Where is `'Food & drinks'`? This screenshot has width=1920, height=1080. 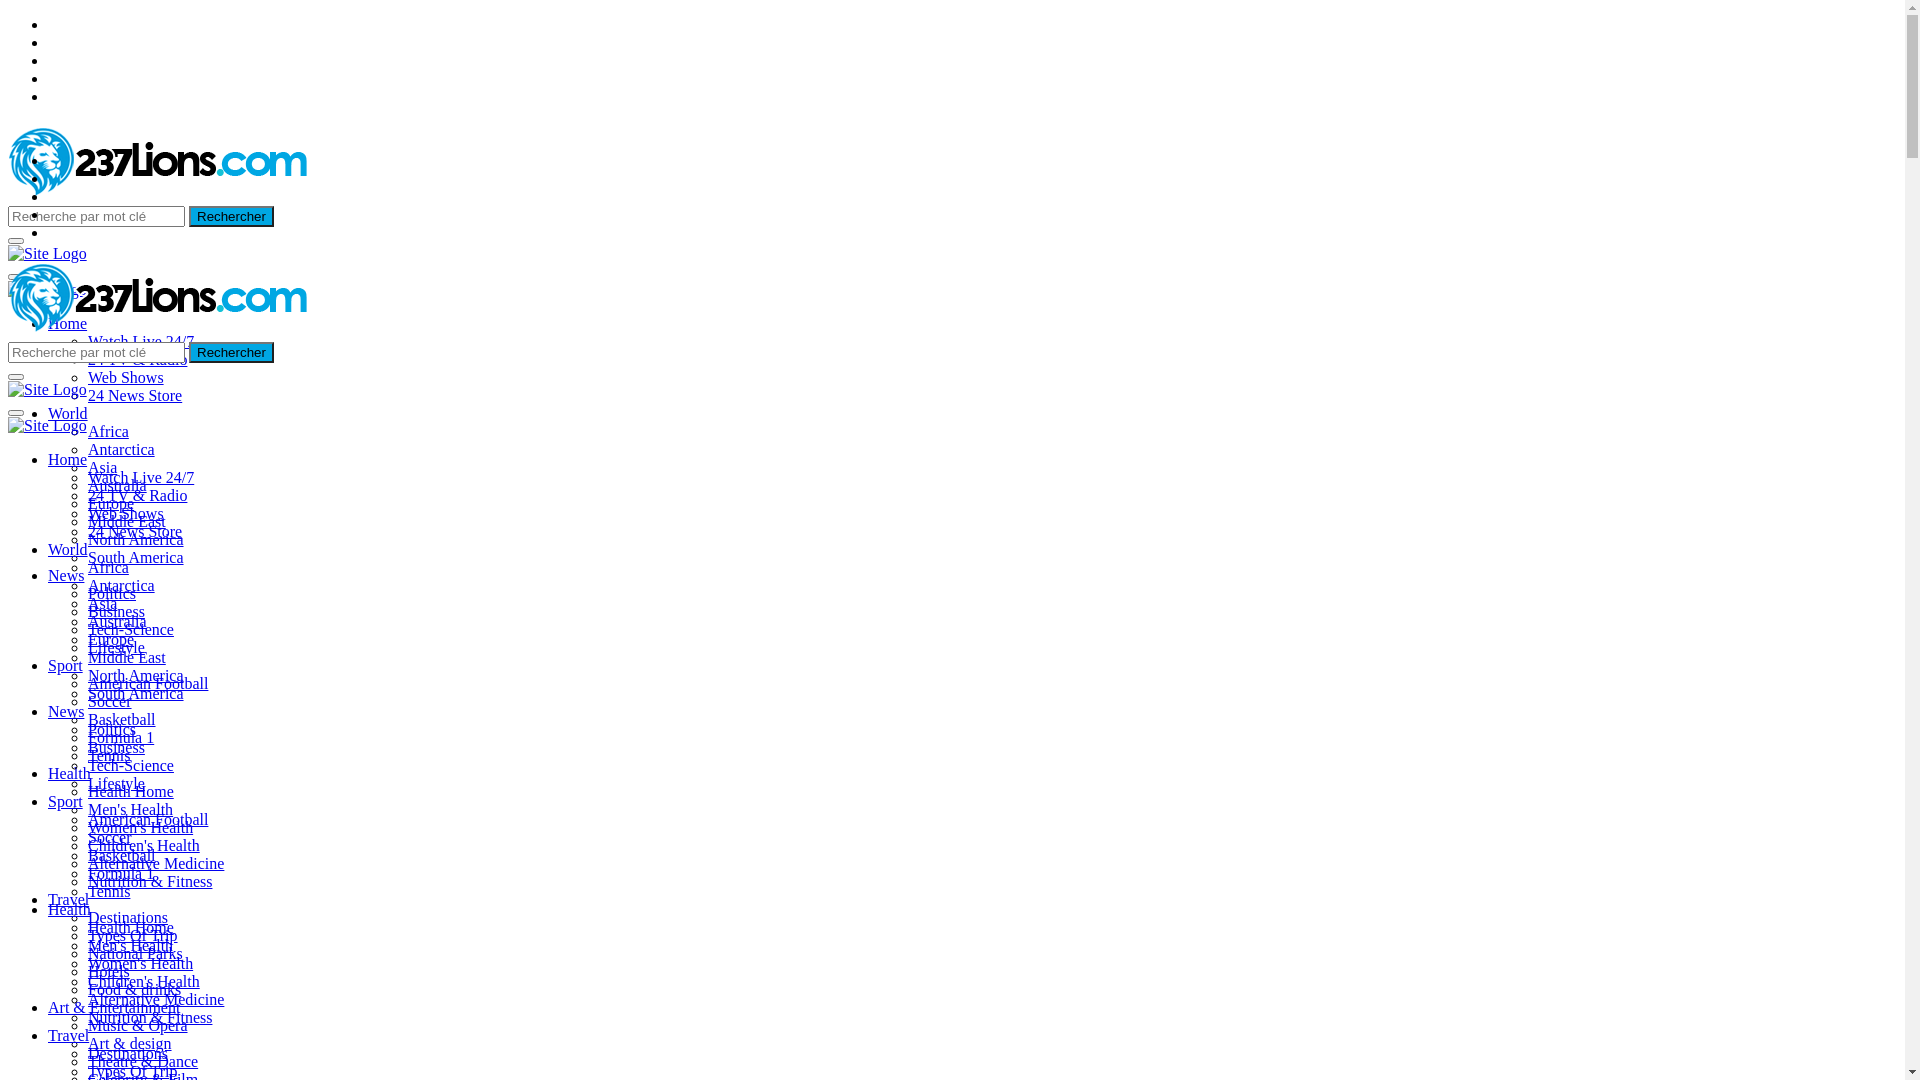
'Food & drinks' is located at coordinates (133, 988).